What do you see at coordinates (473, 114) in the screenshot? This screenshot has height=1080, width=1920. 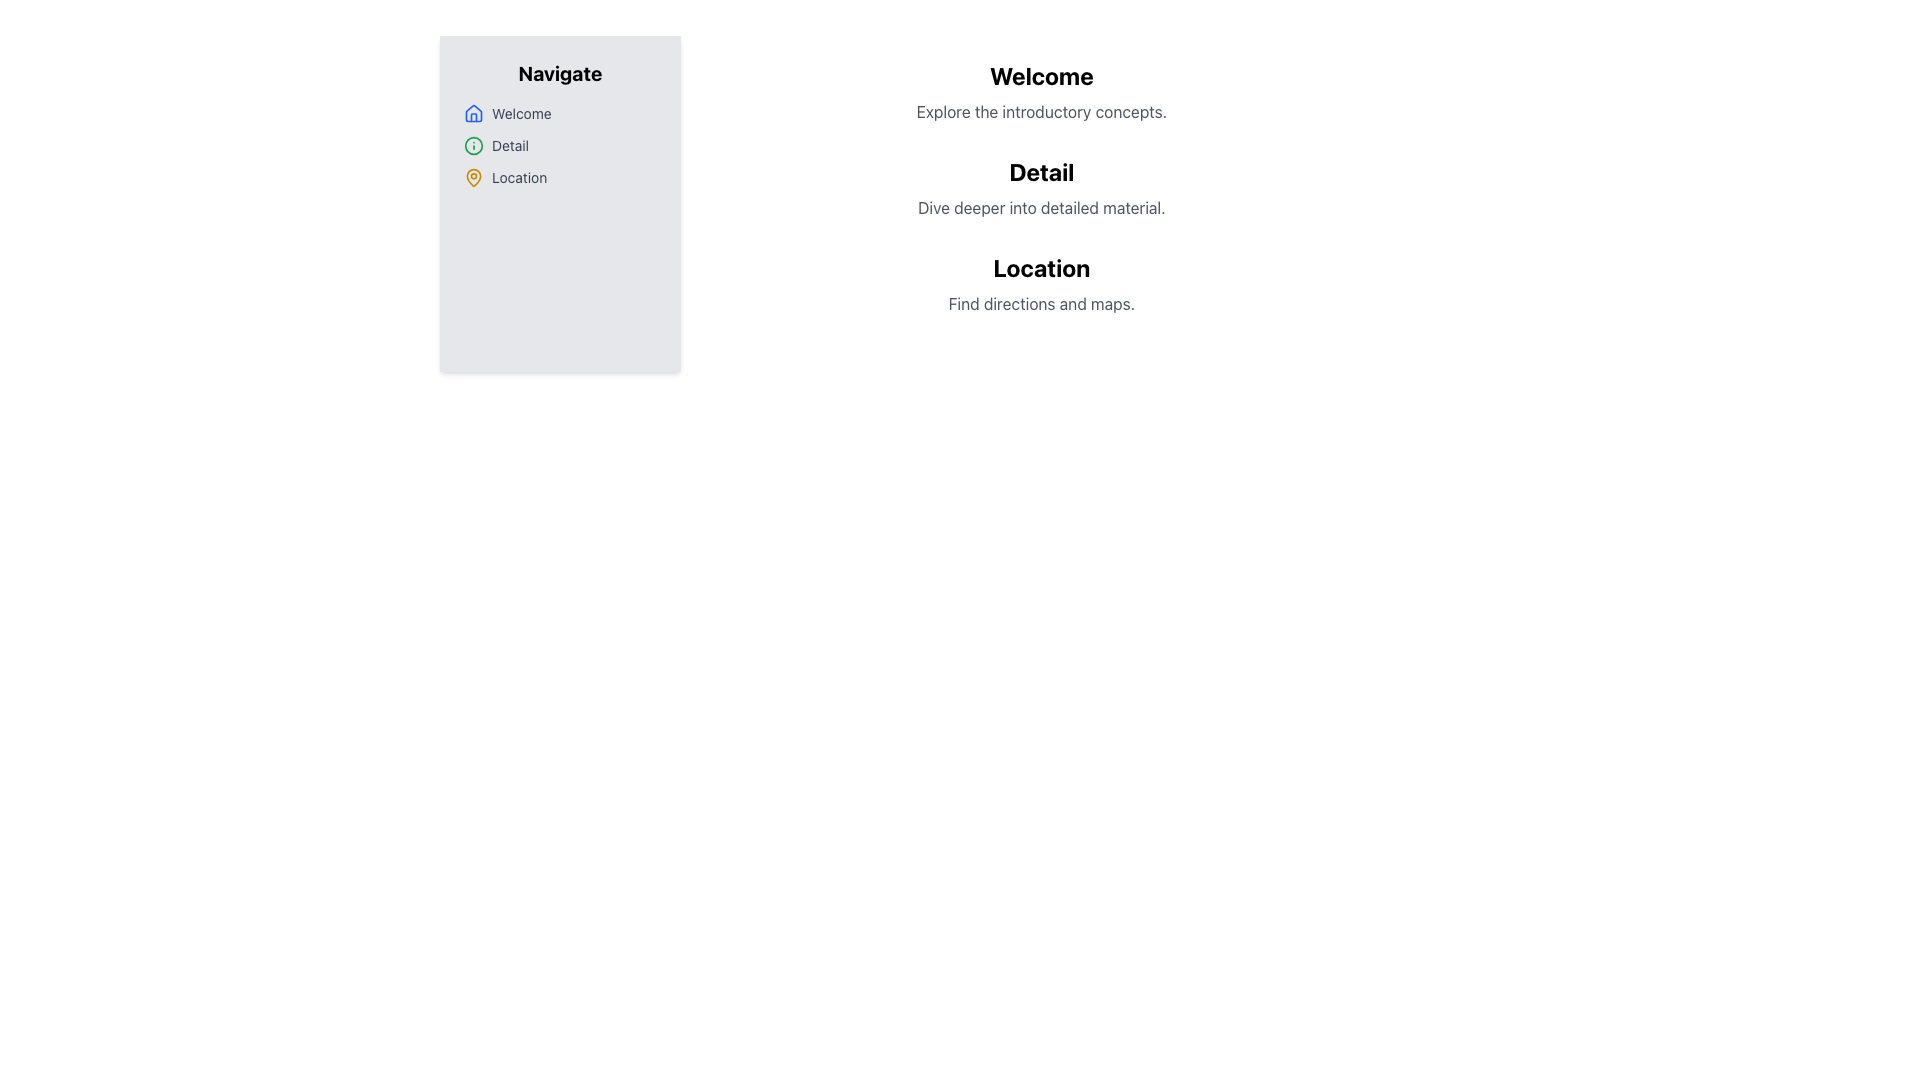 I see `the blue house silhouette icon in the sidebar navigation menu` at bounding box center [473, 114].